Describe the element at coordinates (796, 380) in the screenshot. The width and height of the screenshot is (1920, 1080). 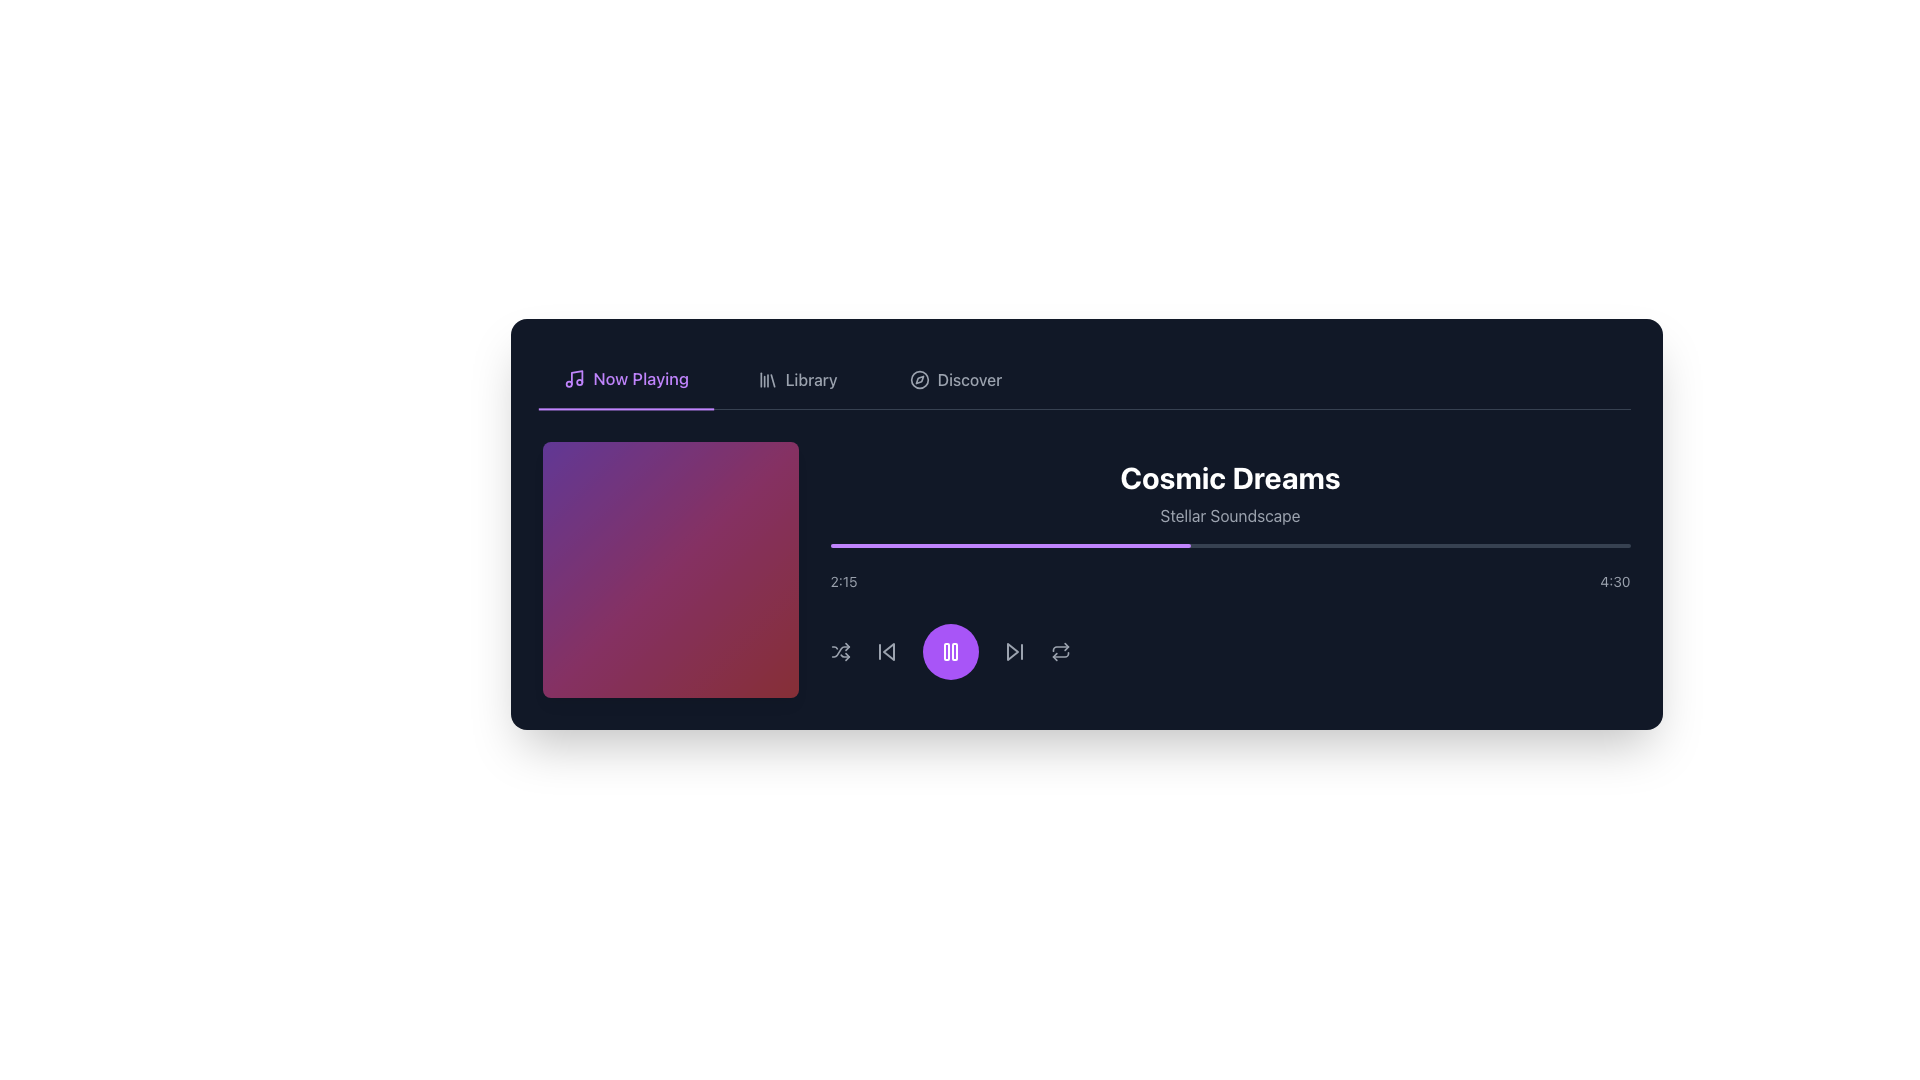
I see `the 'Library' navigation tab button` at that location.